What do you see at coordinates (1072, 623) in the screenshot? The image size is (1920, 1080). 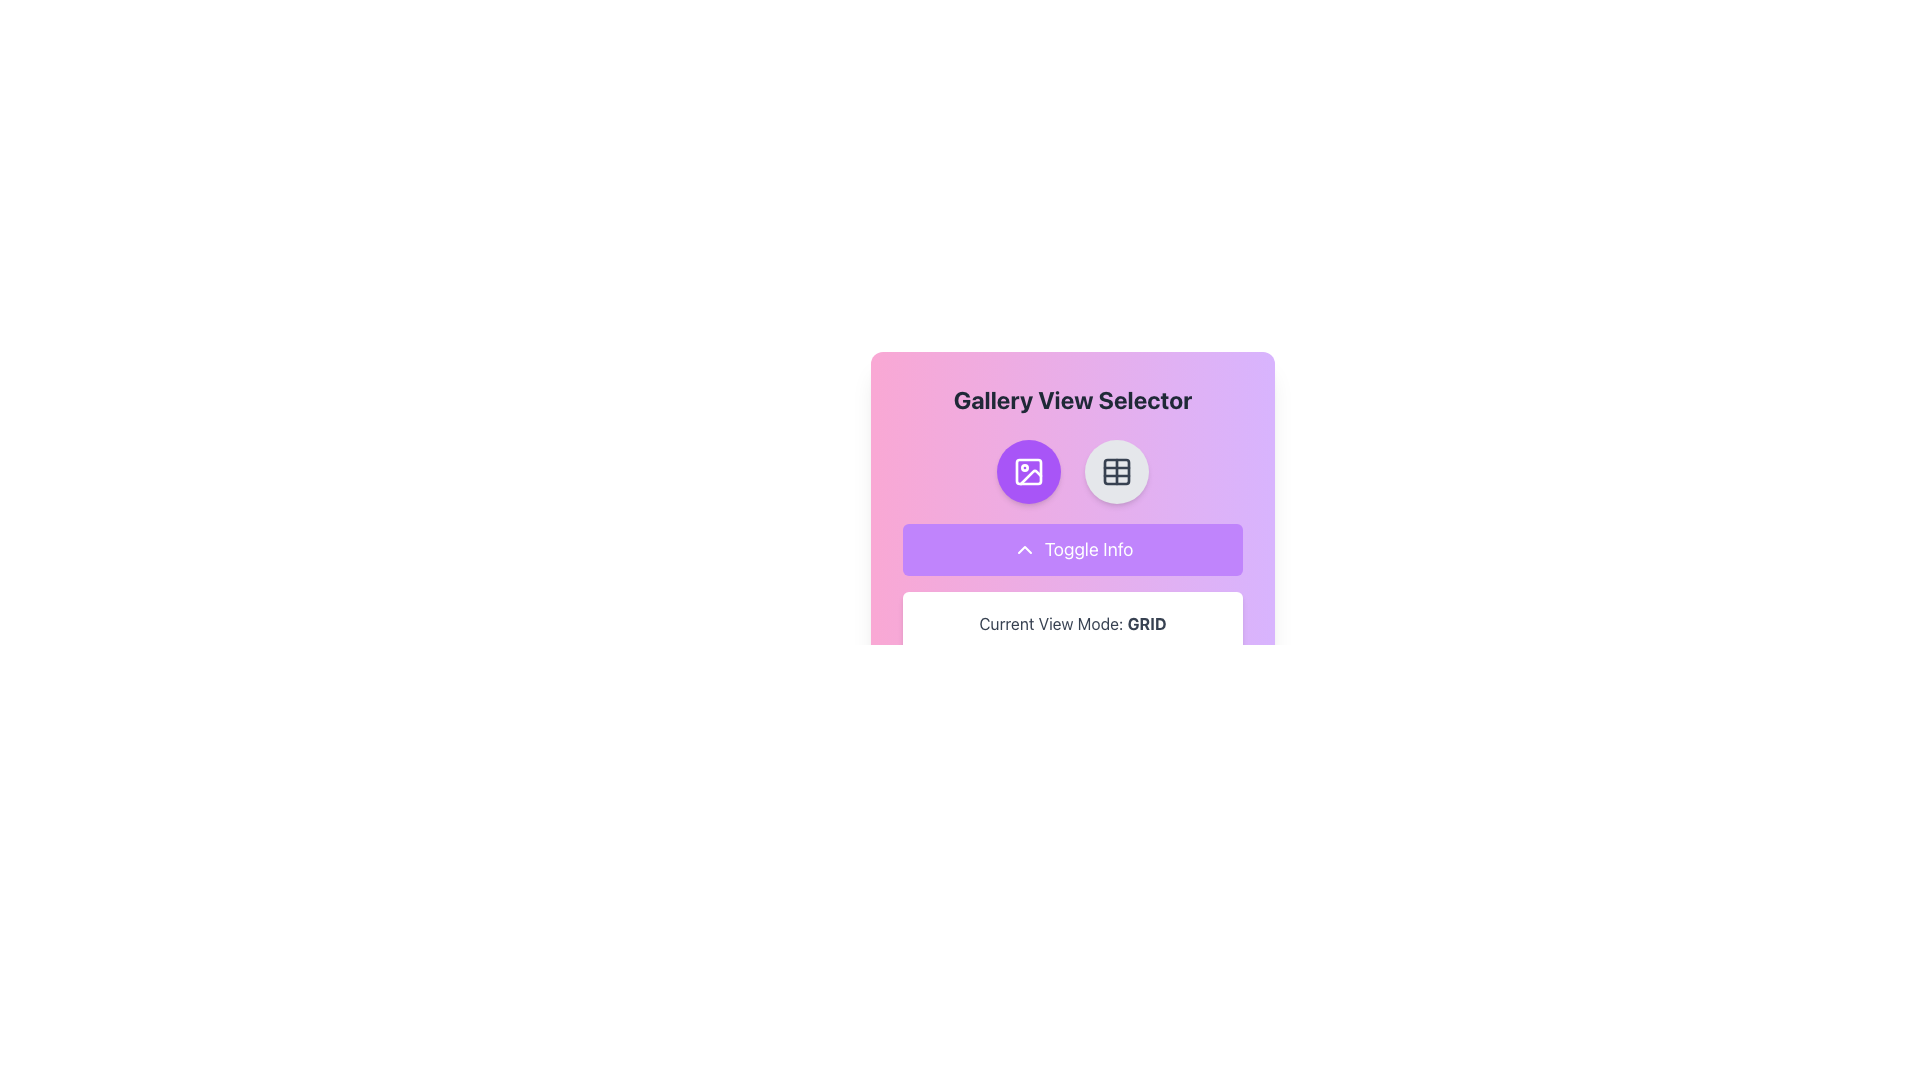 I see `the text label displaying 'Current View Mode: GRID' which is styled with a white background and is centered below the 'Toggle Info' button` at bounding box center [1072, 623].